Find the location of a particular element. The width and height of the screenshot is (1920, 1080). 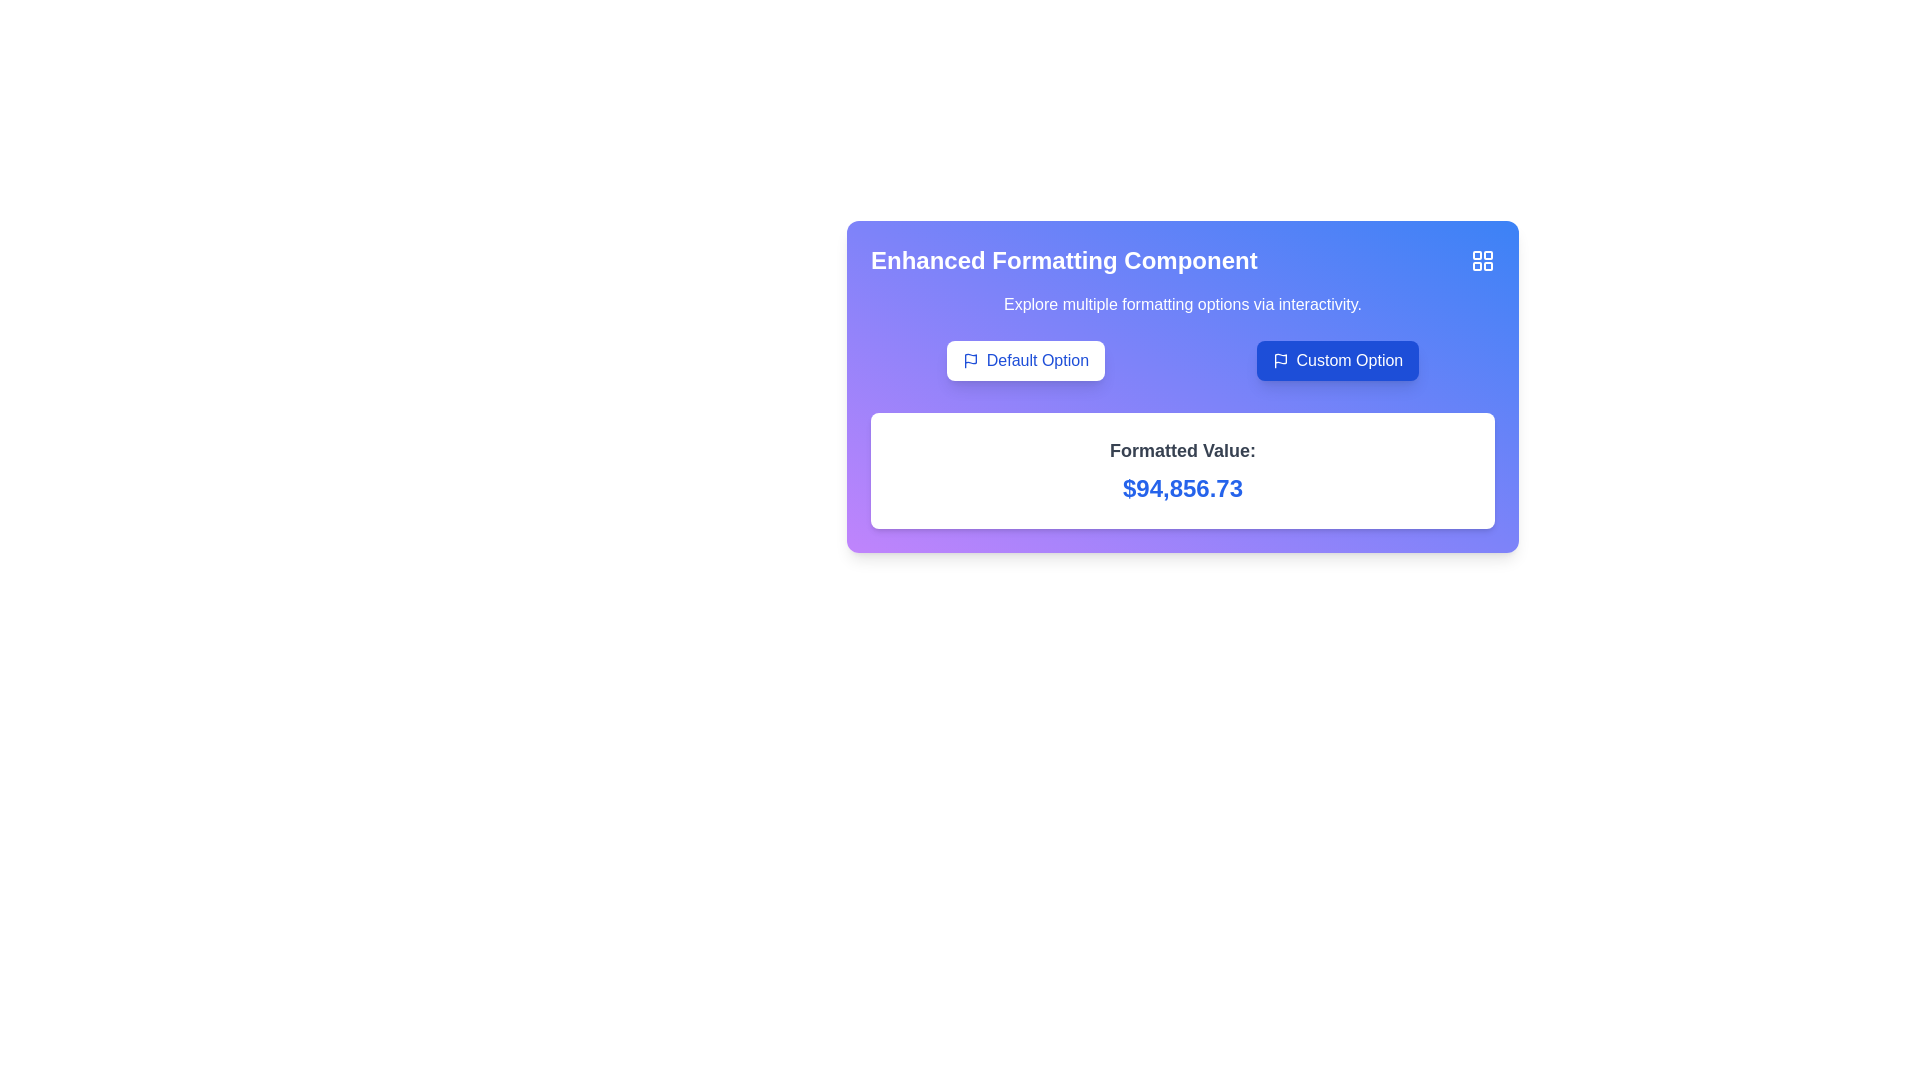

the 'Default Option' button is located at coordinates (1037, 361).